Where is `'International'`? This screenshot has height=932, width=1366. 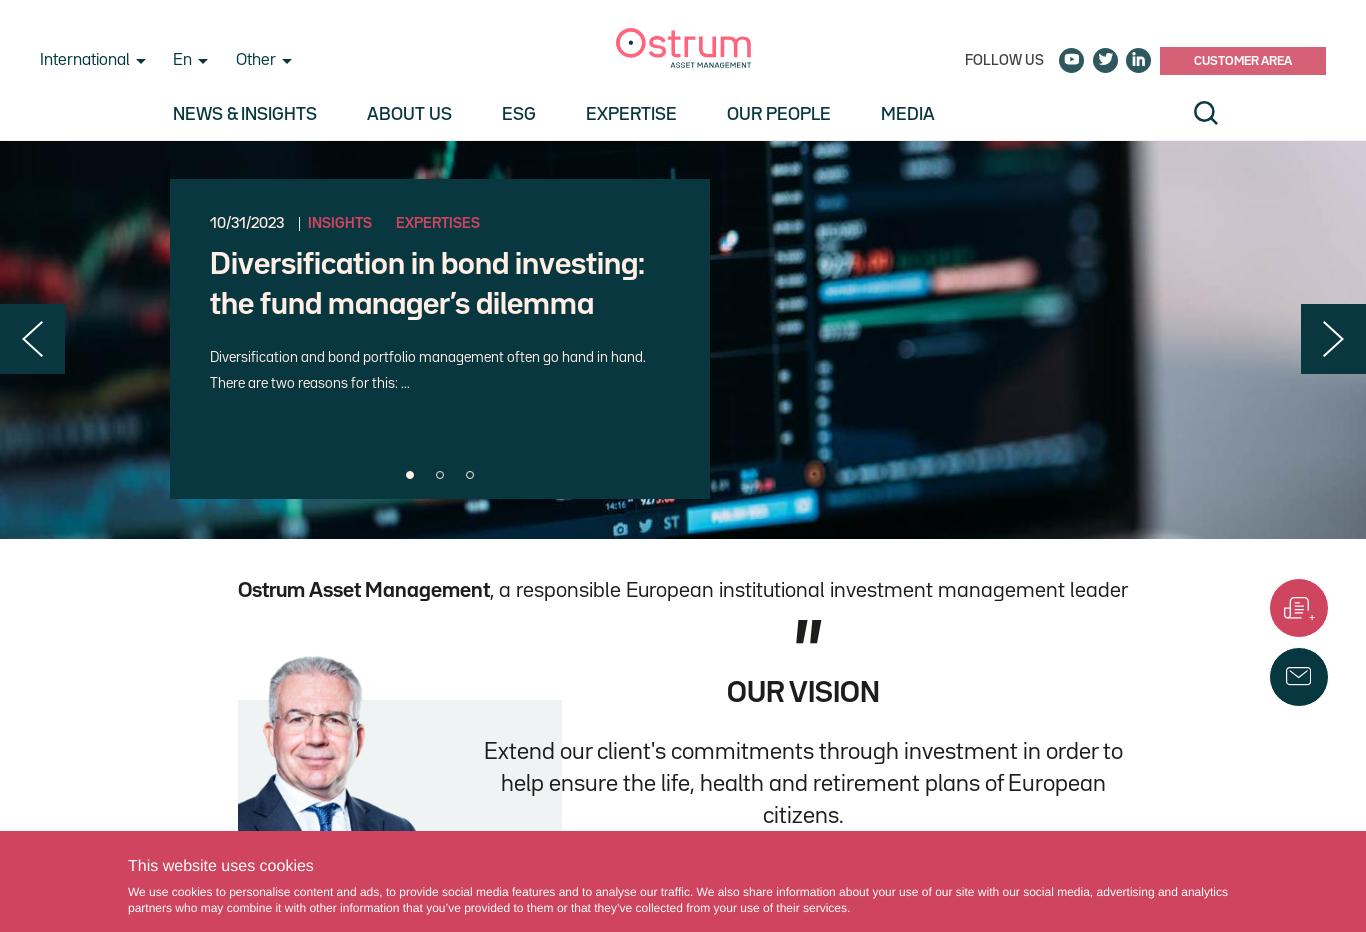 'International' is located at coordinates (84, 60).